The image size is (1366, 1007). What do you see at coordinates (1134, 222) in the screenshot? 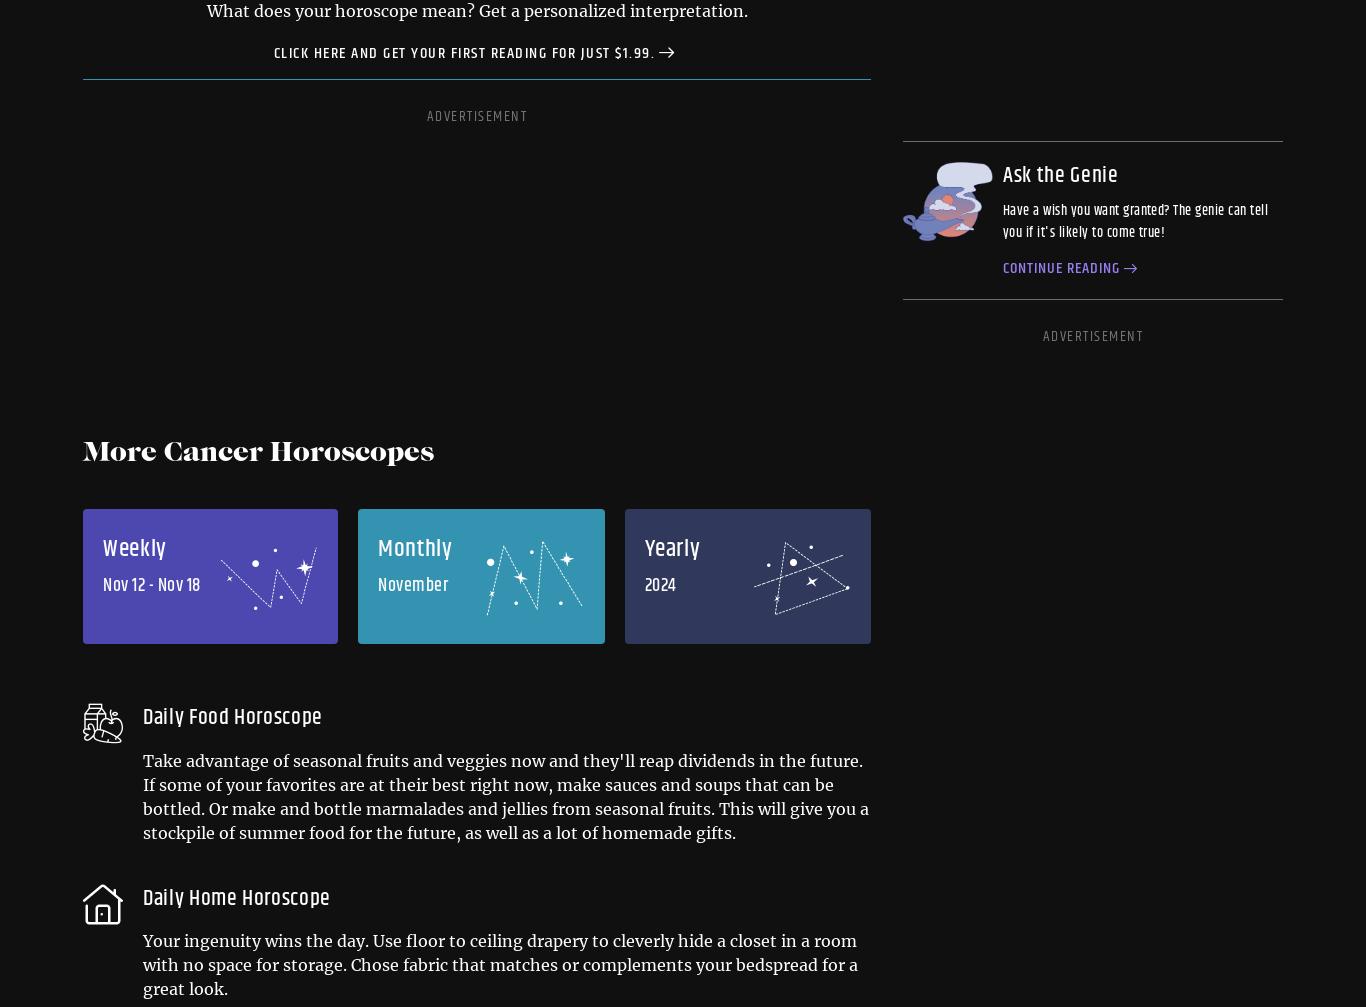
I see `'Have a wish you want granted? The genie can tell you if it's likely to come true!'` at bounding box center [1134, 222].